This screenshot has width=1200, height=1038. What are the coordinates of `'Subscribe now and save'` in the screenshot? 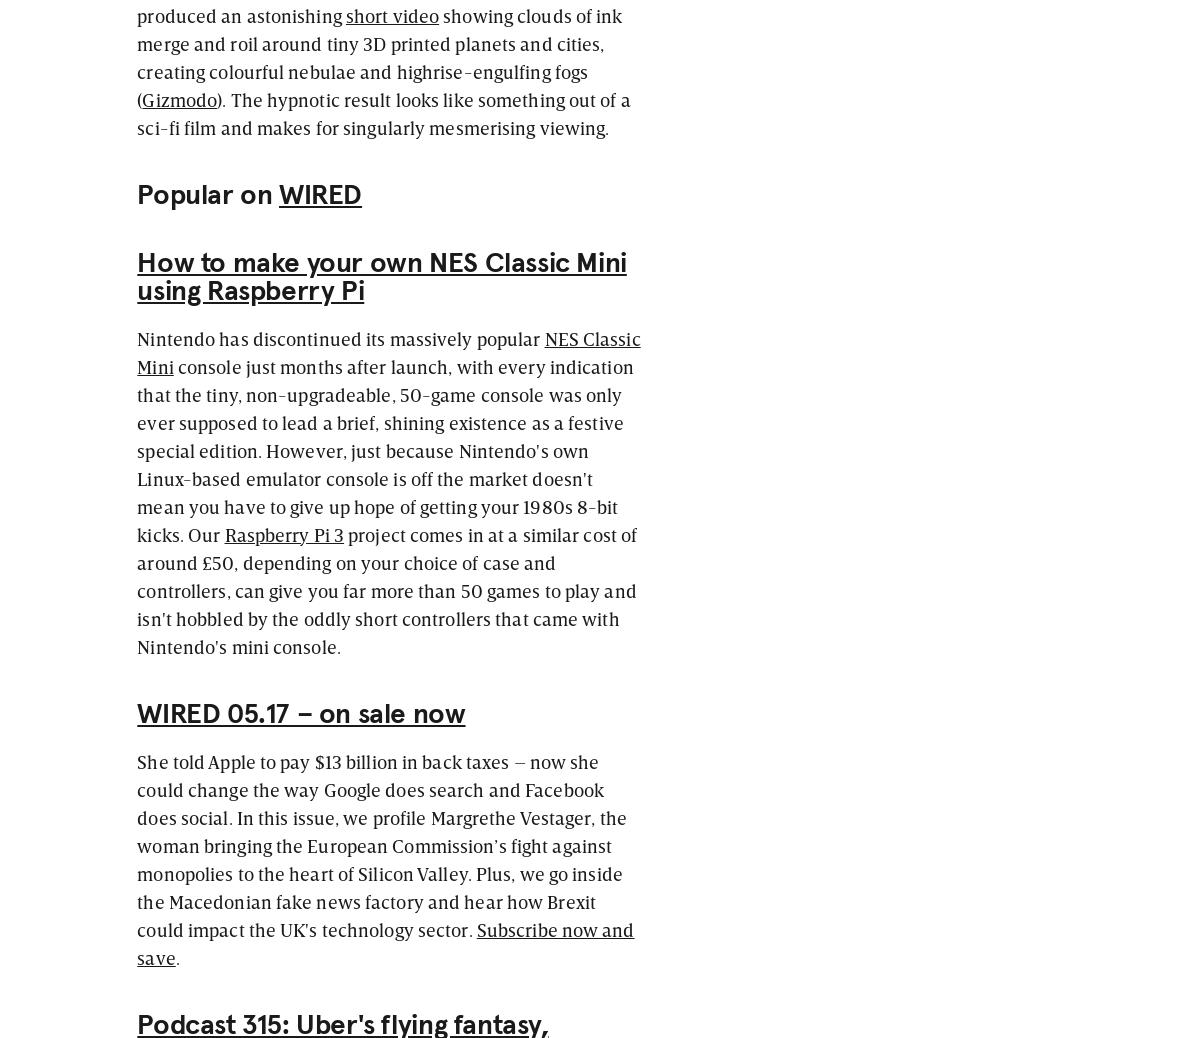 It's located at (385, 942).